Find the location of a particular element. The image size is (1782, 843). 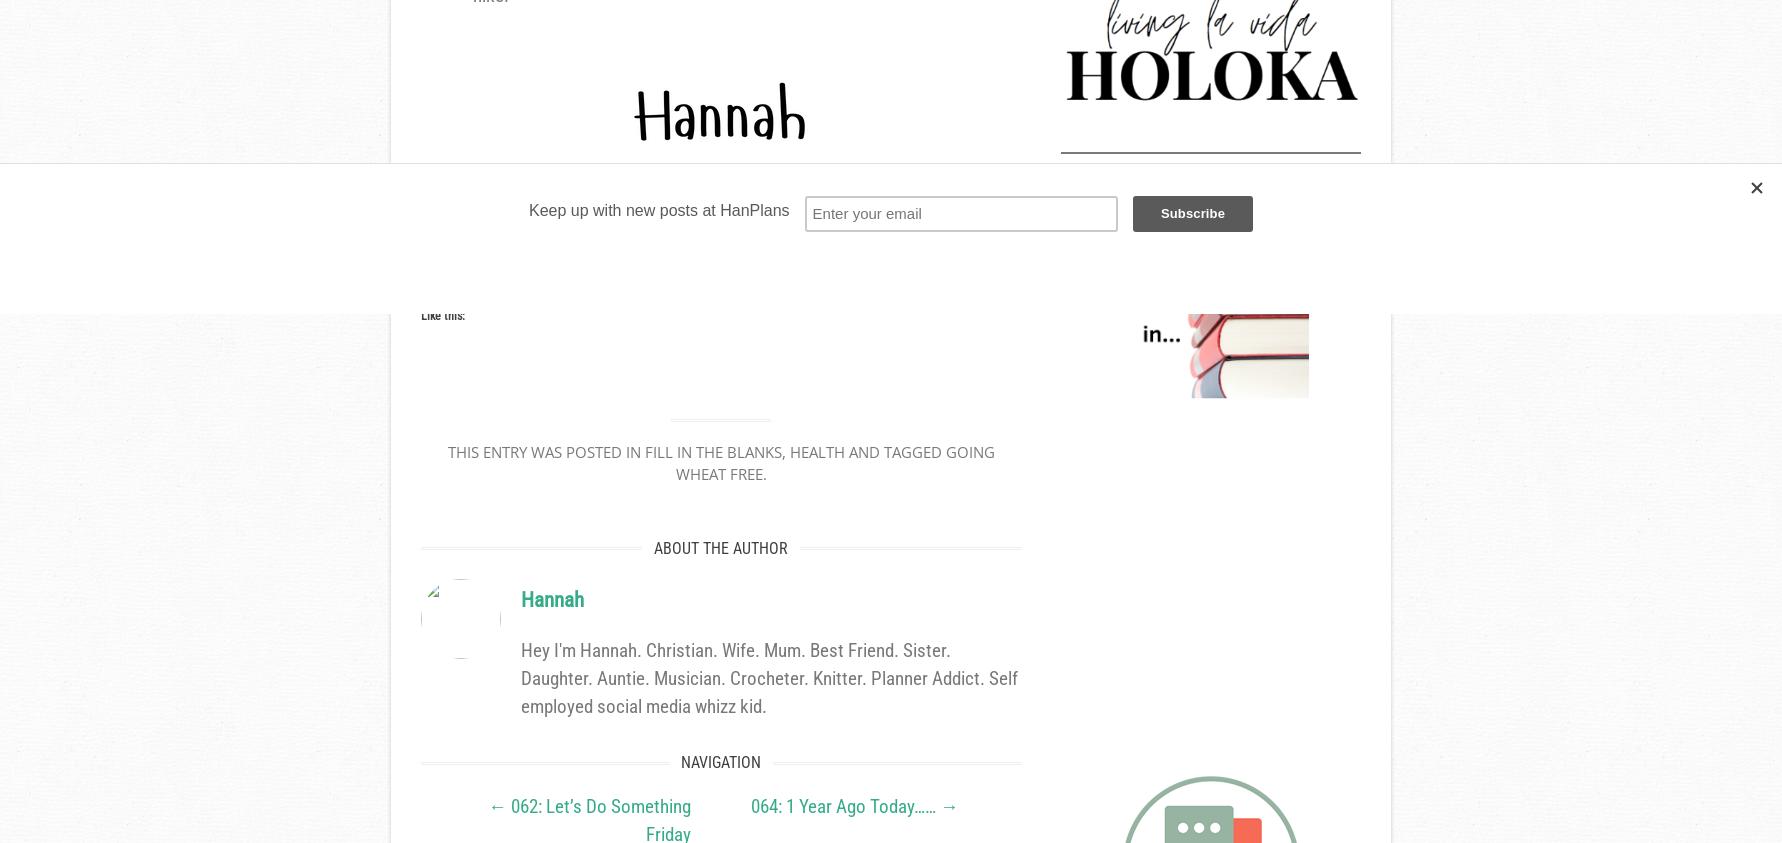

'Hey I'm Hannah. Christian. Wife. Mum. Best Friend. Sister. Daughter. Auntie. Musician. Crocheter. Knitter. Planner Addict. Self employed social media whizz kid.' is located at coordinates (769, 678).